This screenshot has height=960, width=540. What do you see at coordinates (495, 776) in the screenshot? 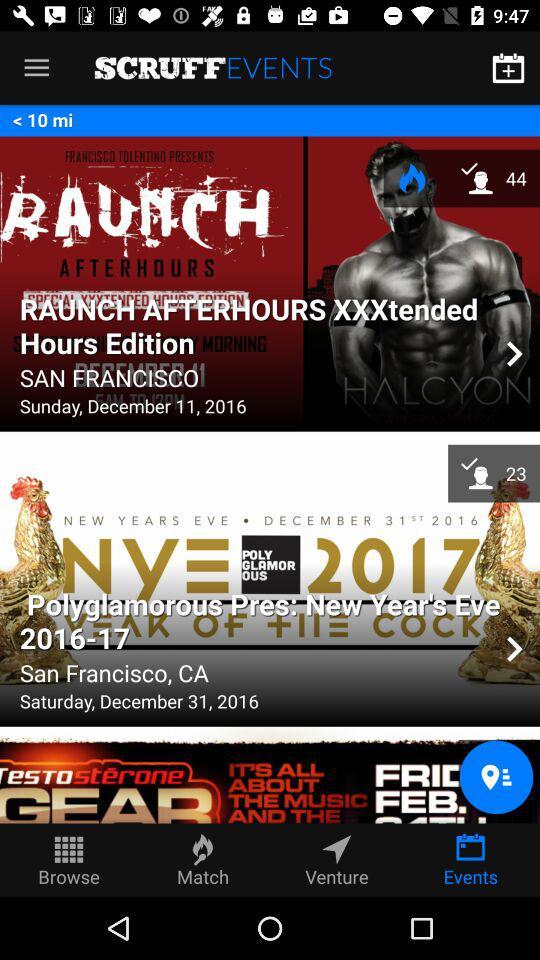
I see `the location icon` at bounding box center [495, 776].